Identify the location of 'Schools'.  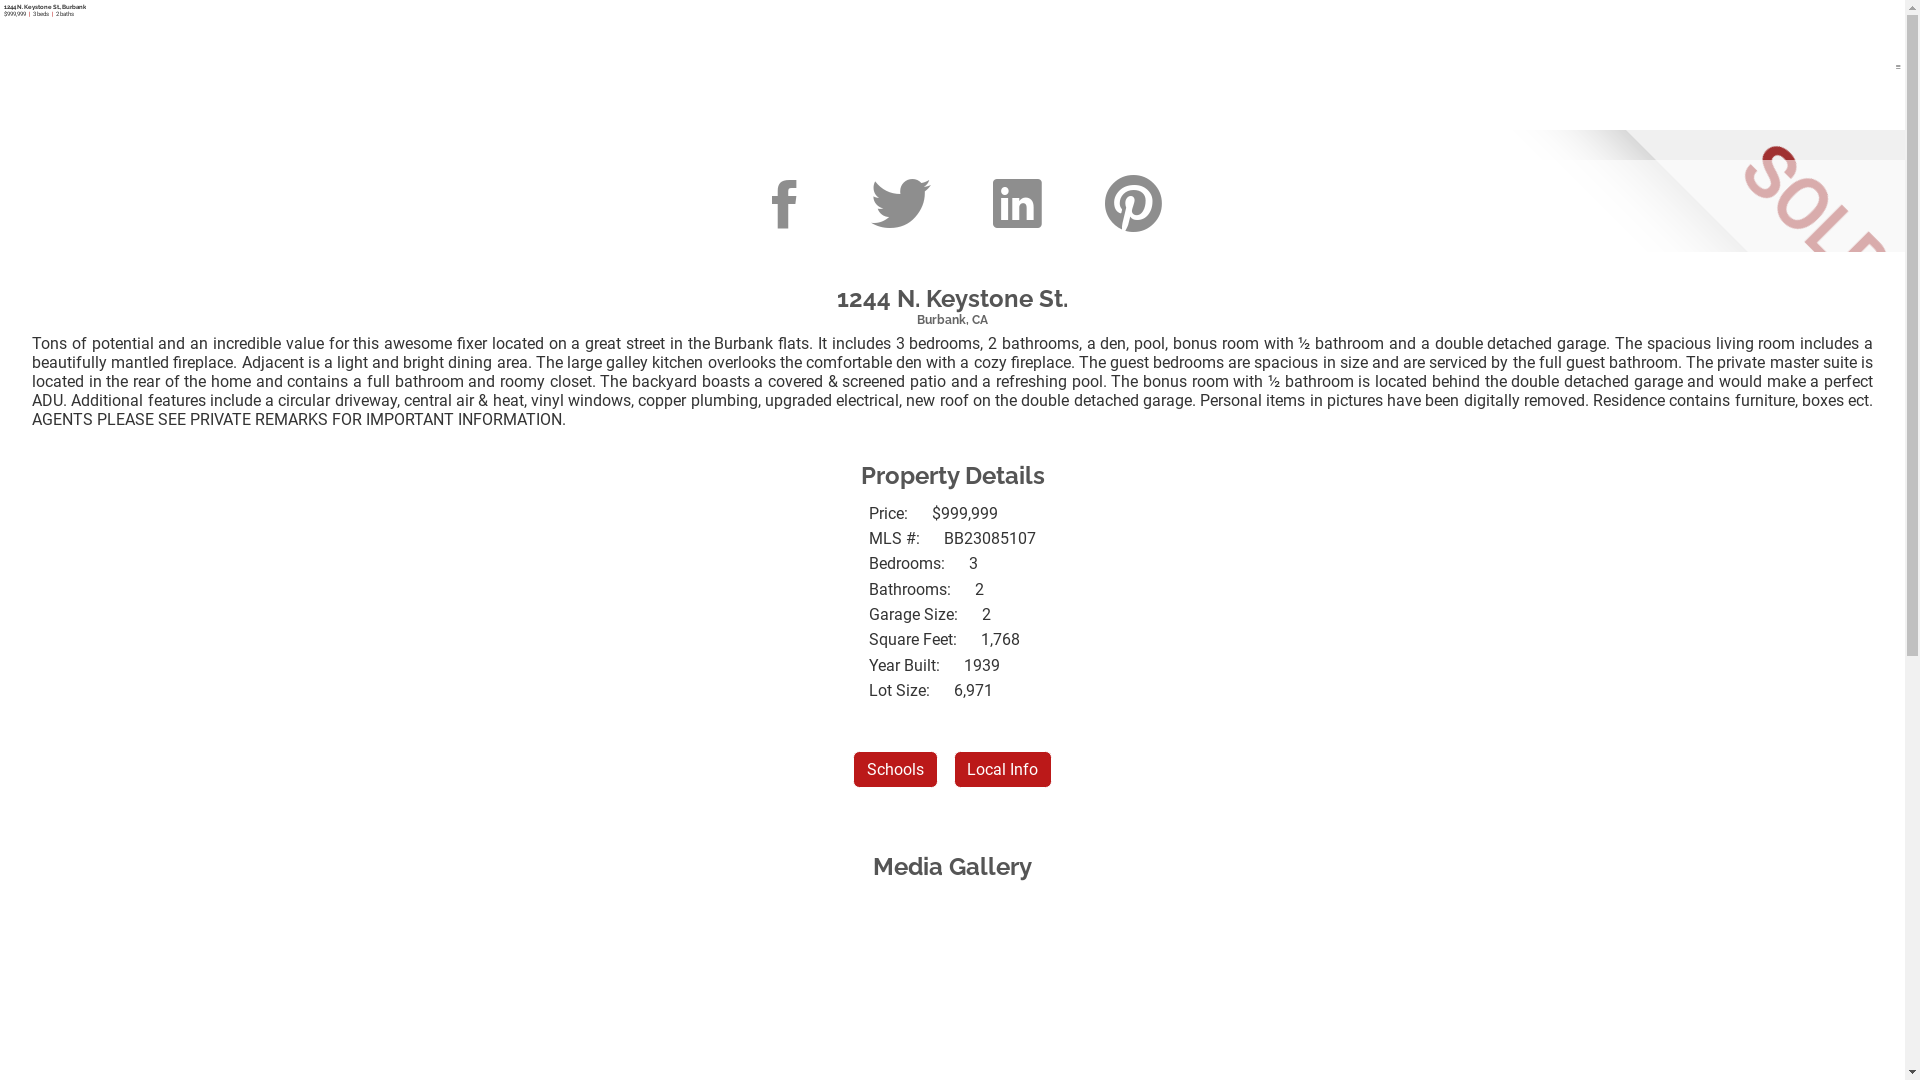
(894, 768).